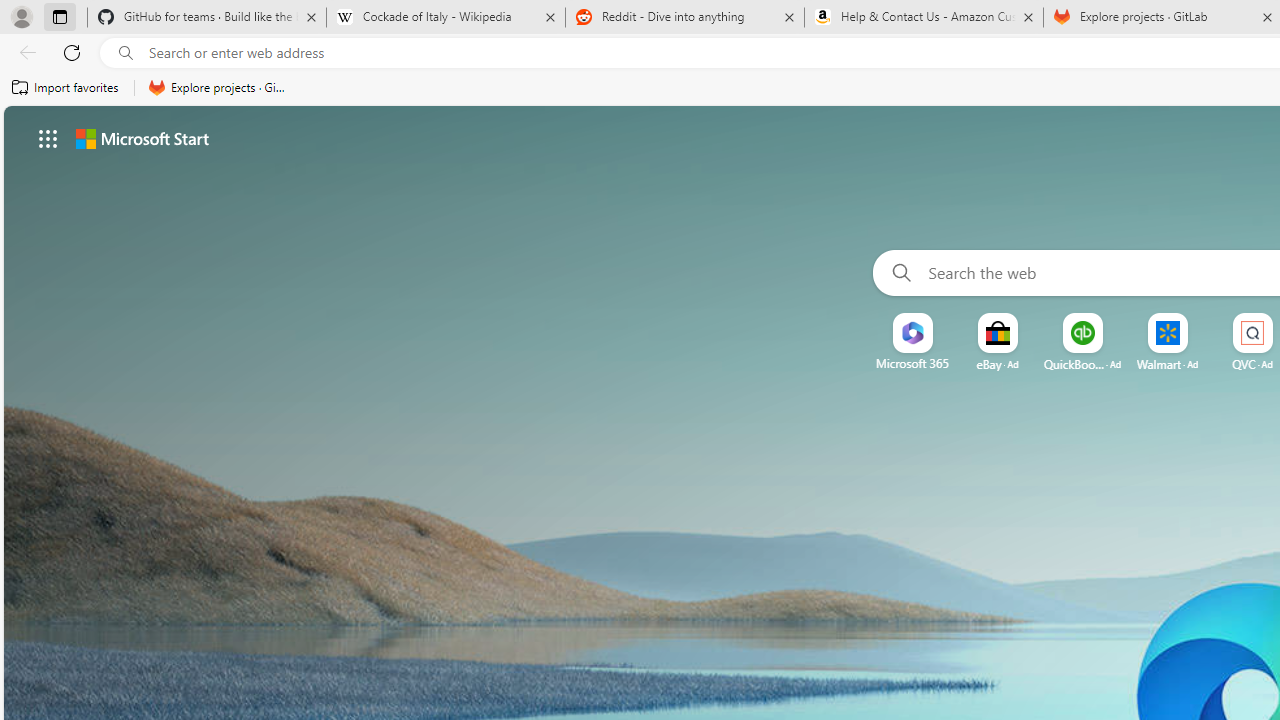 This screenshot has height=720, width=1280. I want to click on 'App launcher', so click(48, 137).